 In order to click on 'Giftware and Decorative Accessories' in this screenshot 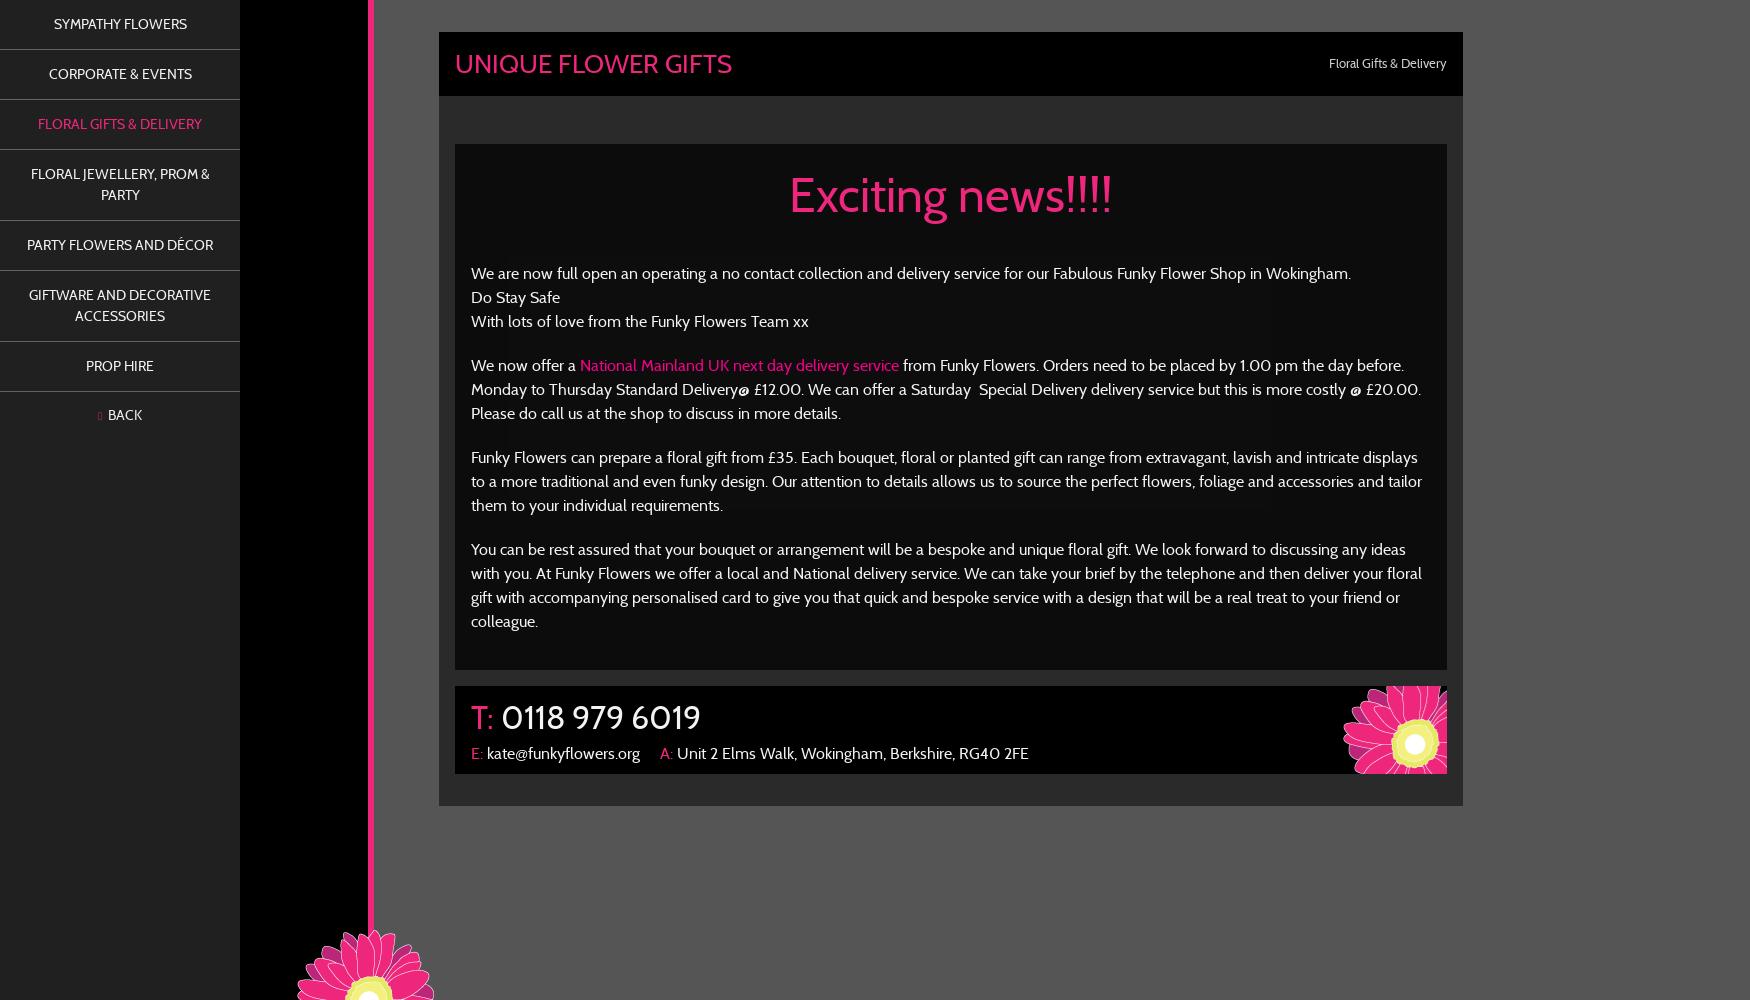, I will do `click(28, 305)`.